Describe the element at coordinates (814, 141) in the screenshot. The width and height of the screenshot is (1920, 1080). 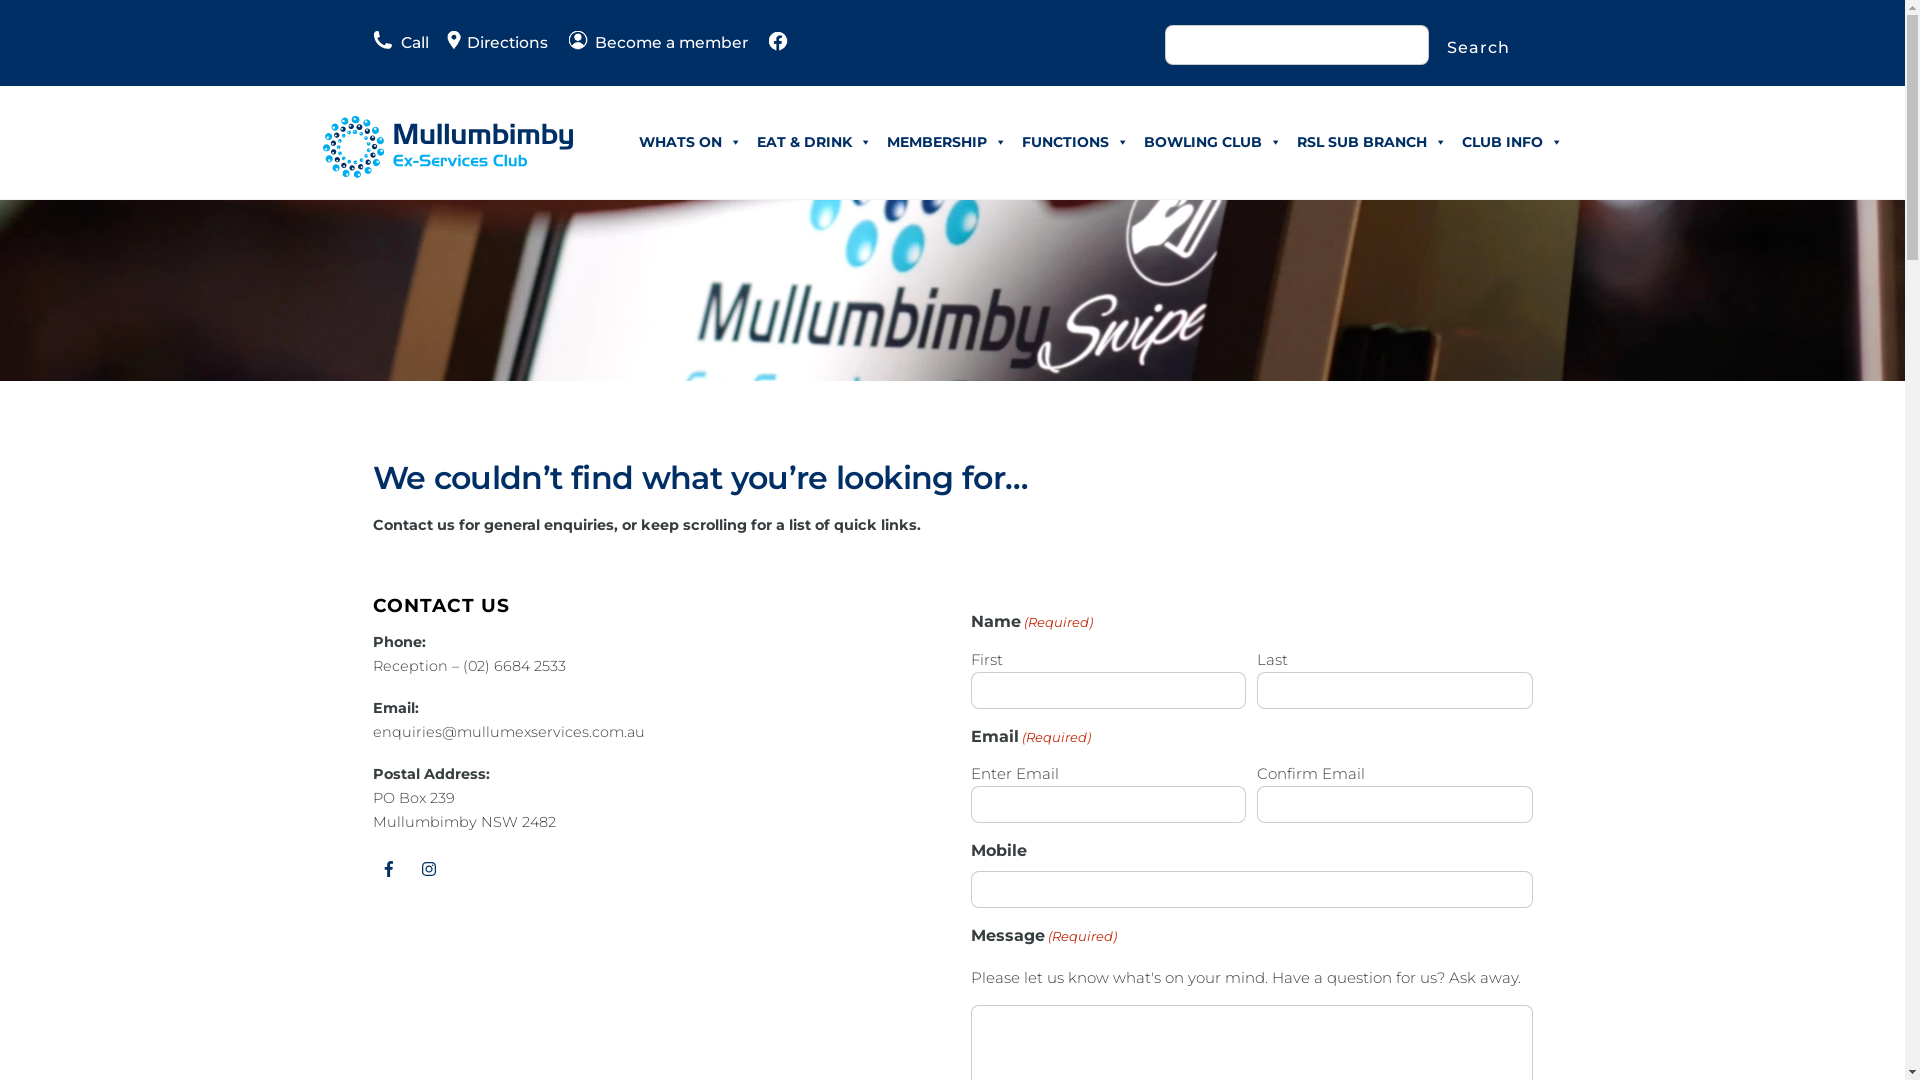
I see `'EAT & DRINK'` at that location.